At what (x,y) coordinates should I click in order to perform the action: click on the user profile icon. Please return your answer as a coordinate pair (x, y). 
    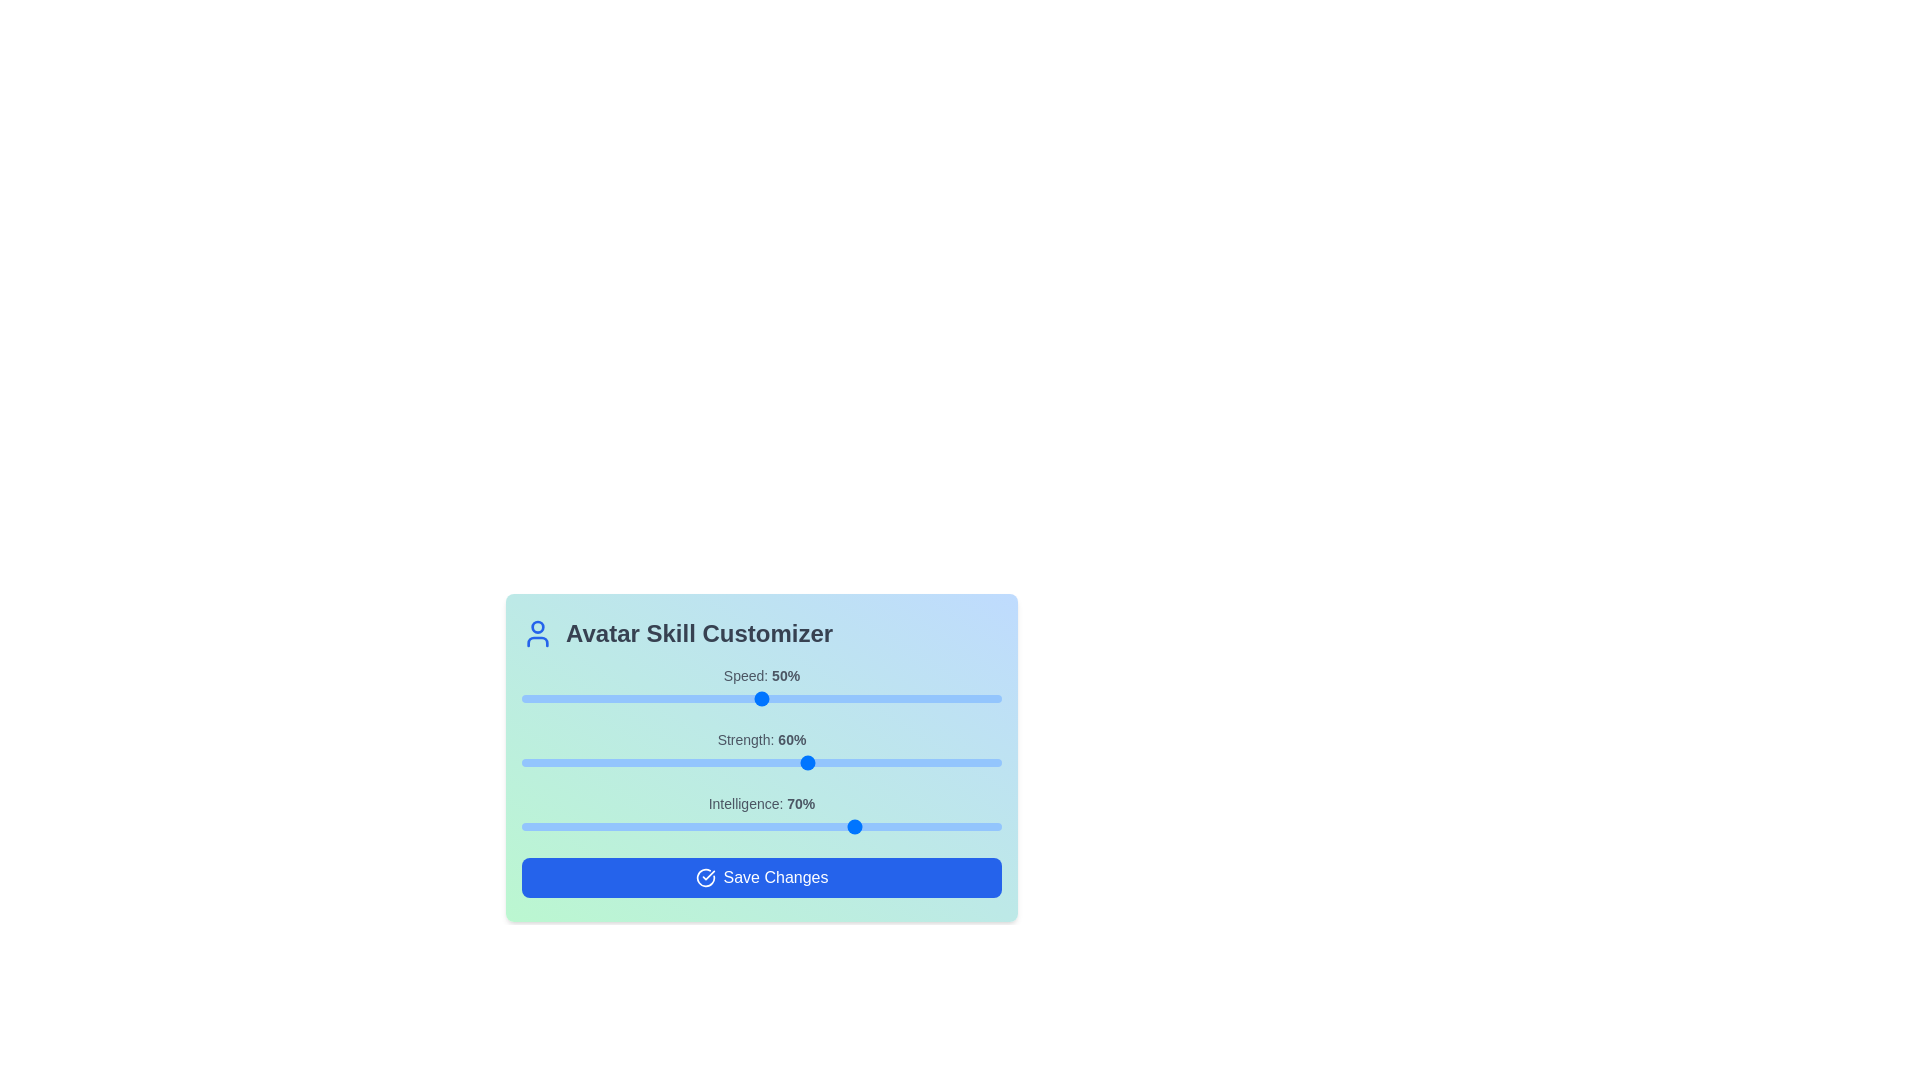
    Looking at the image, I should click on (537, 633).